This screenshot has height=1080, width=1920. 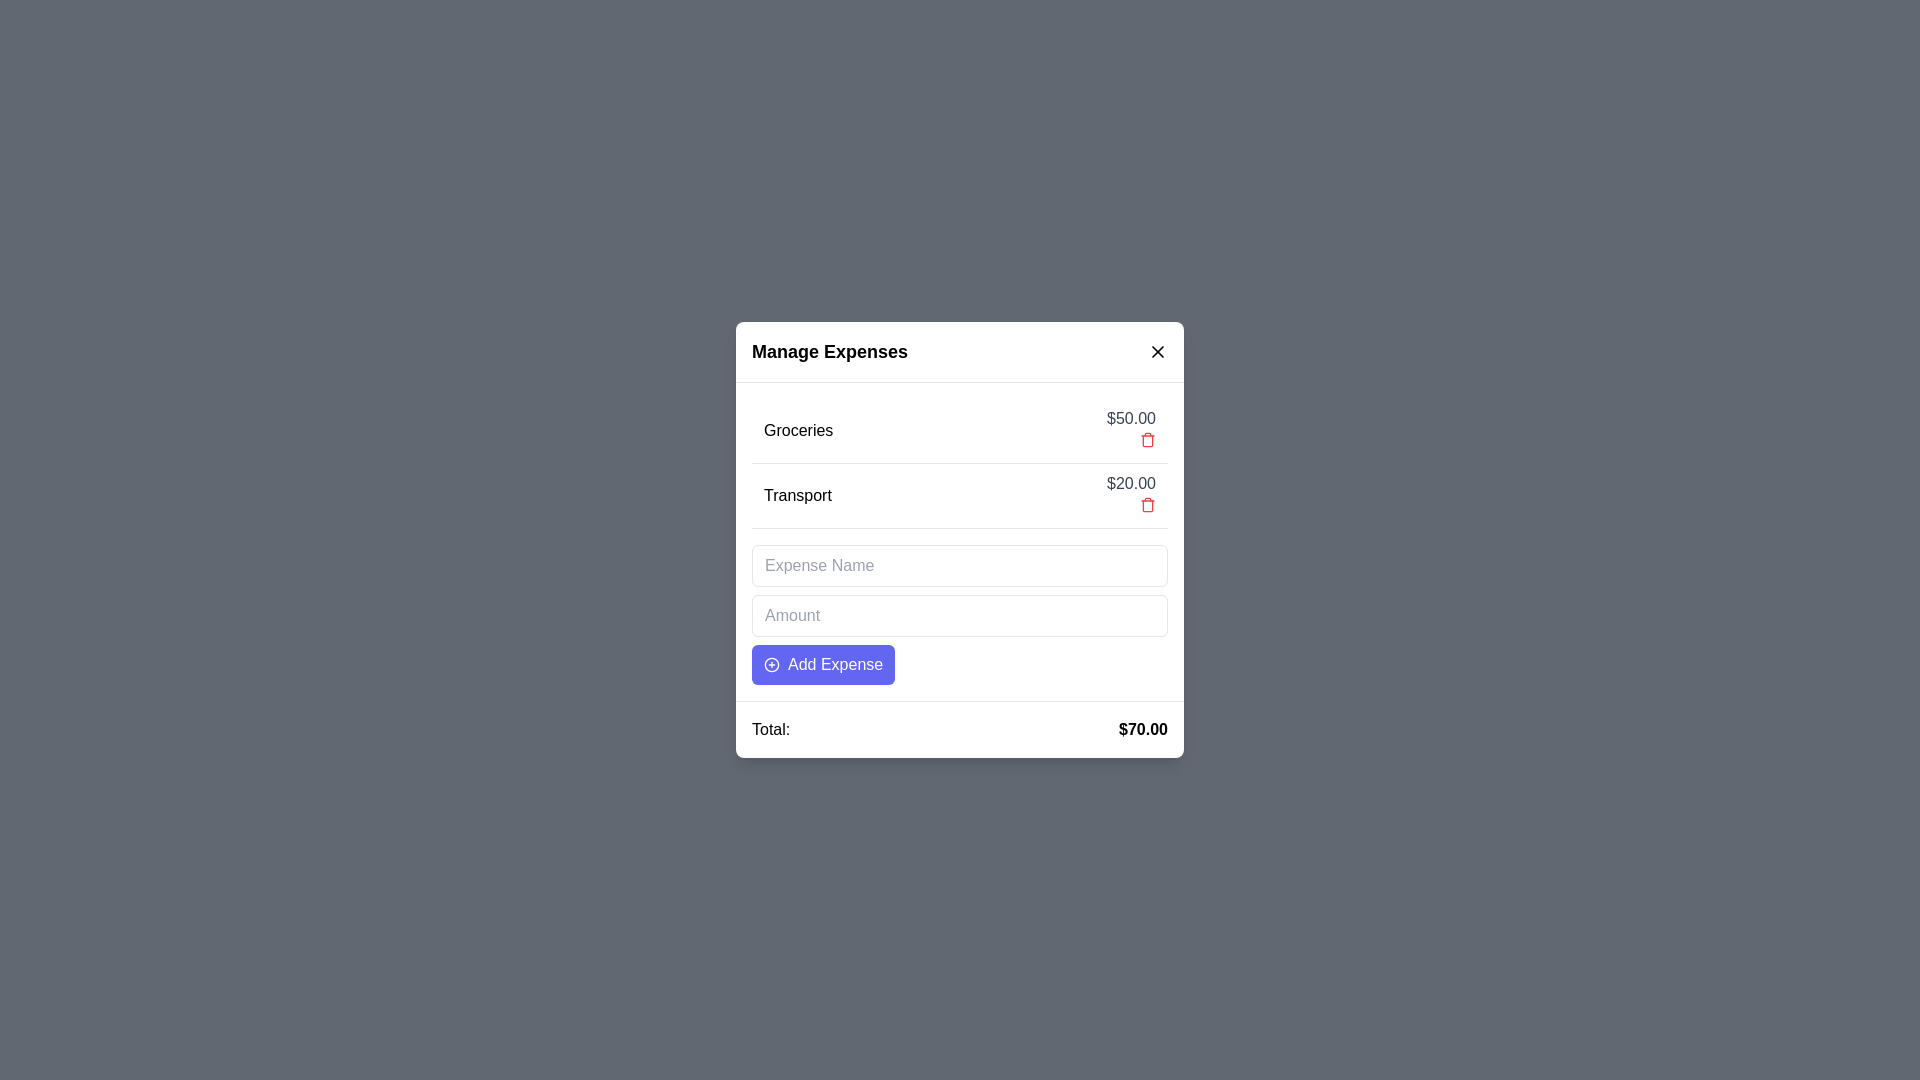 I want to click on the text label for the second expense category in the 'Manage Expenses' modal, located below 'Groceries' and associated with '$20.00', so click(x=796, y=495).